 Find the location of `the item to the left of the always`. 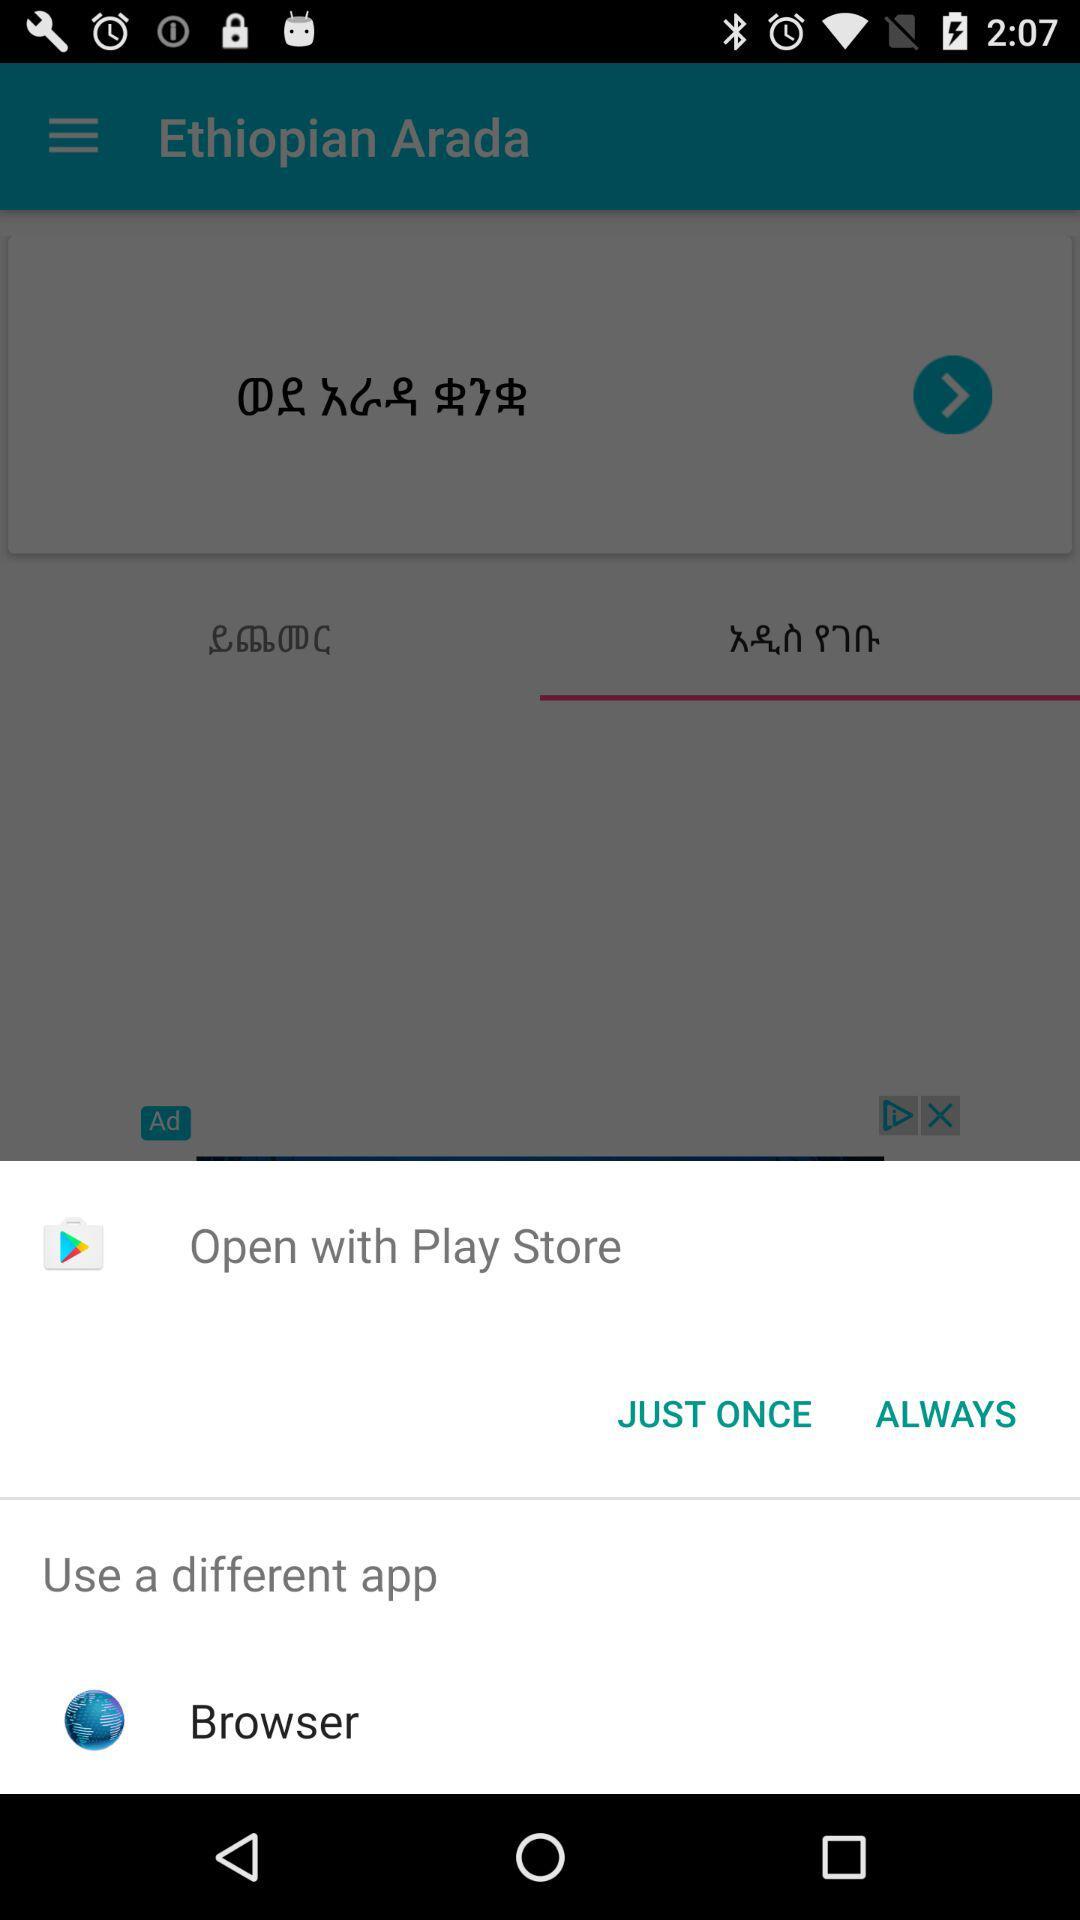

the item to the left of the always is located at coordinates (713, 1411).